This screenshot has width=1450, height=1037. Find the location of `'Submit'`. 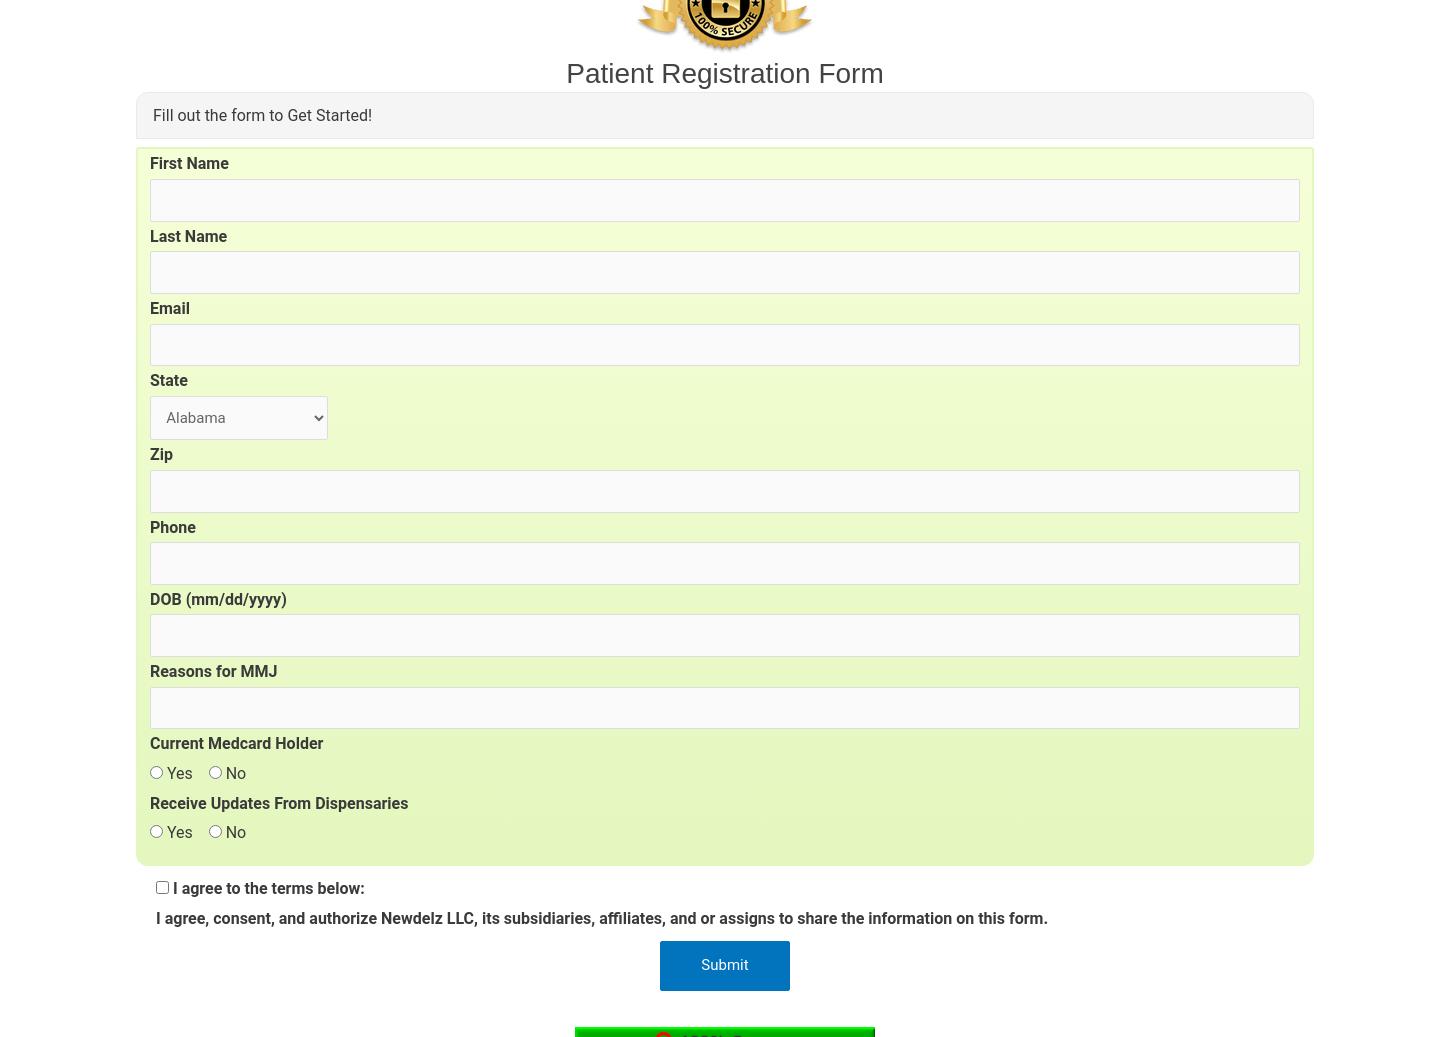

'Submit' is located at coordinates (723, 965).